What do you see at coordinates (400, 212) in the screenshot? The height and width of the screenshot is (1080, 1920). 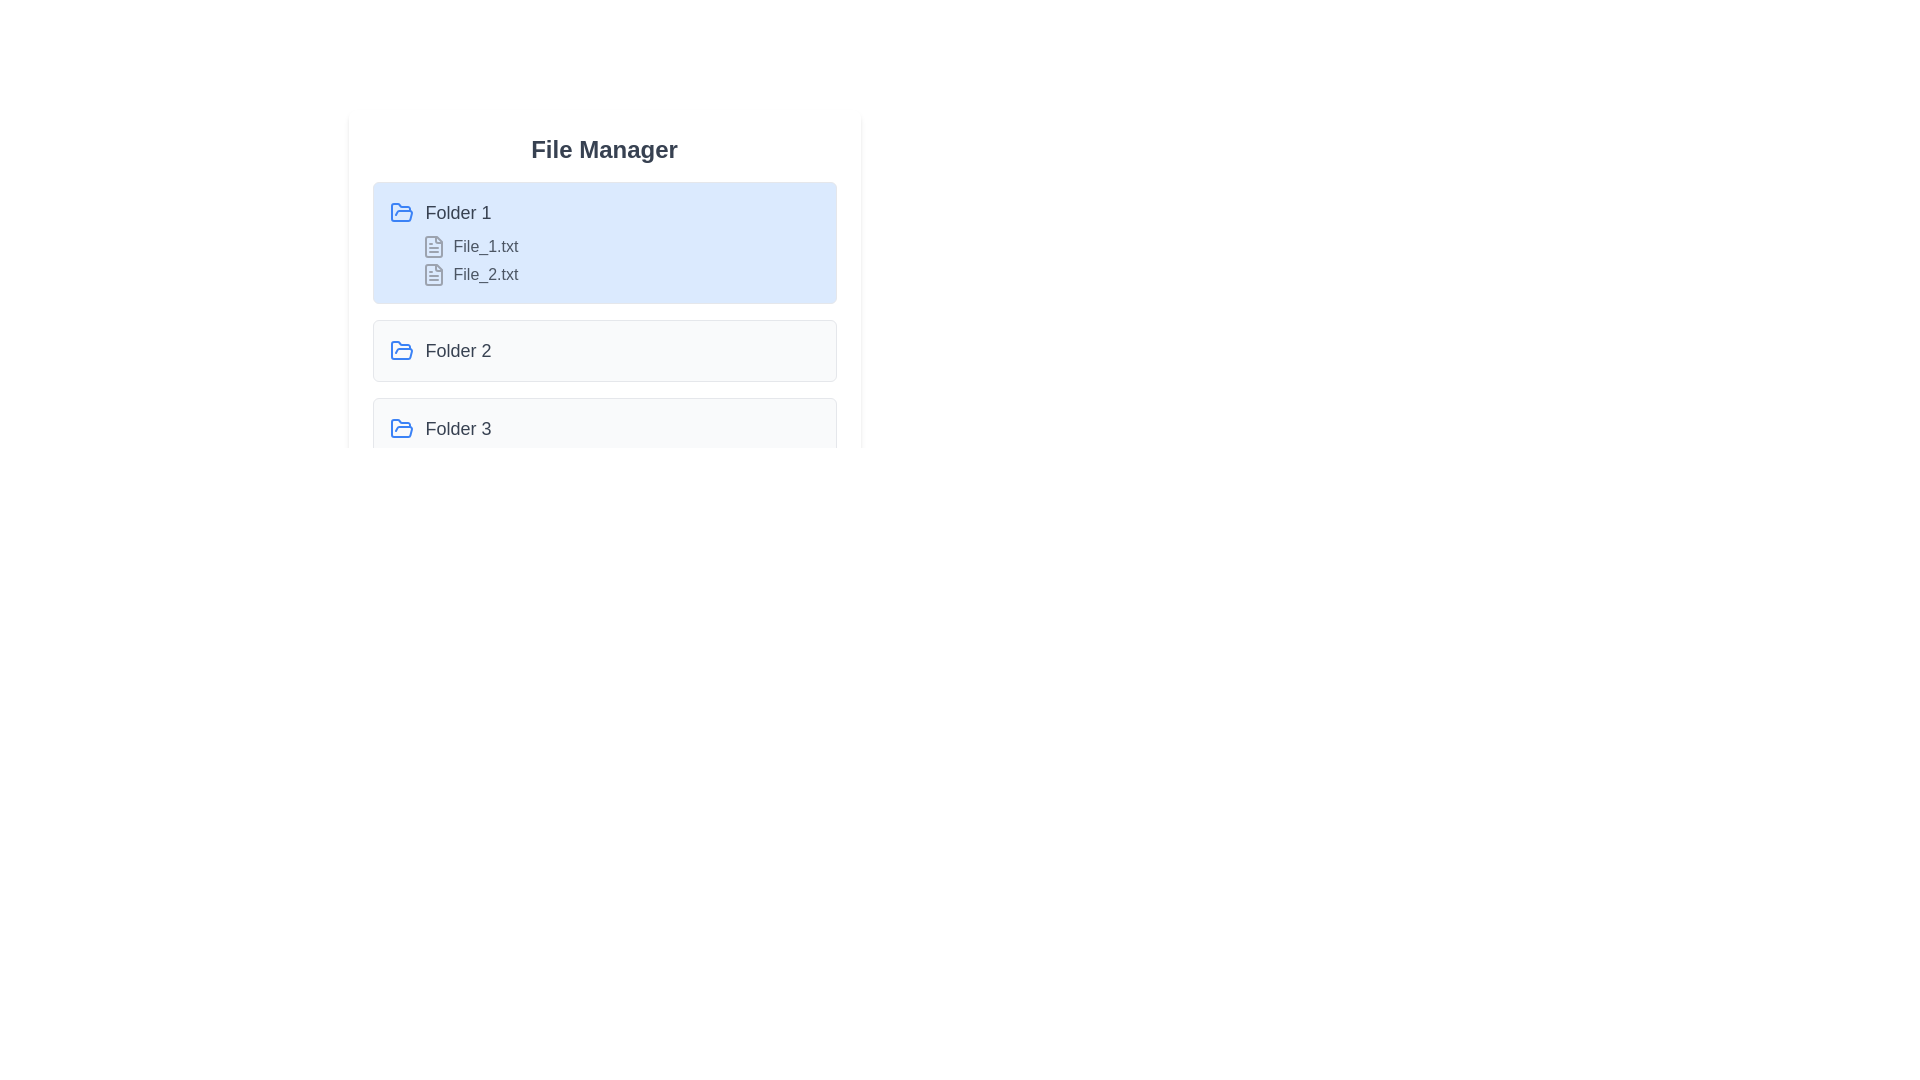 I see `the folder icon, which is a blue outlined icon representing a folder, located to the left of the label 'Folder 1' in the file manager interface` at bounding box center [400, 212].